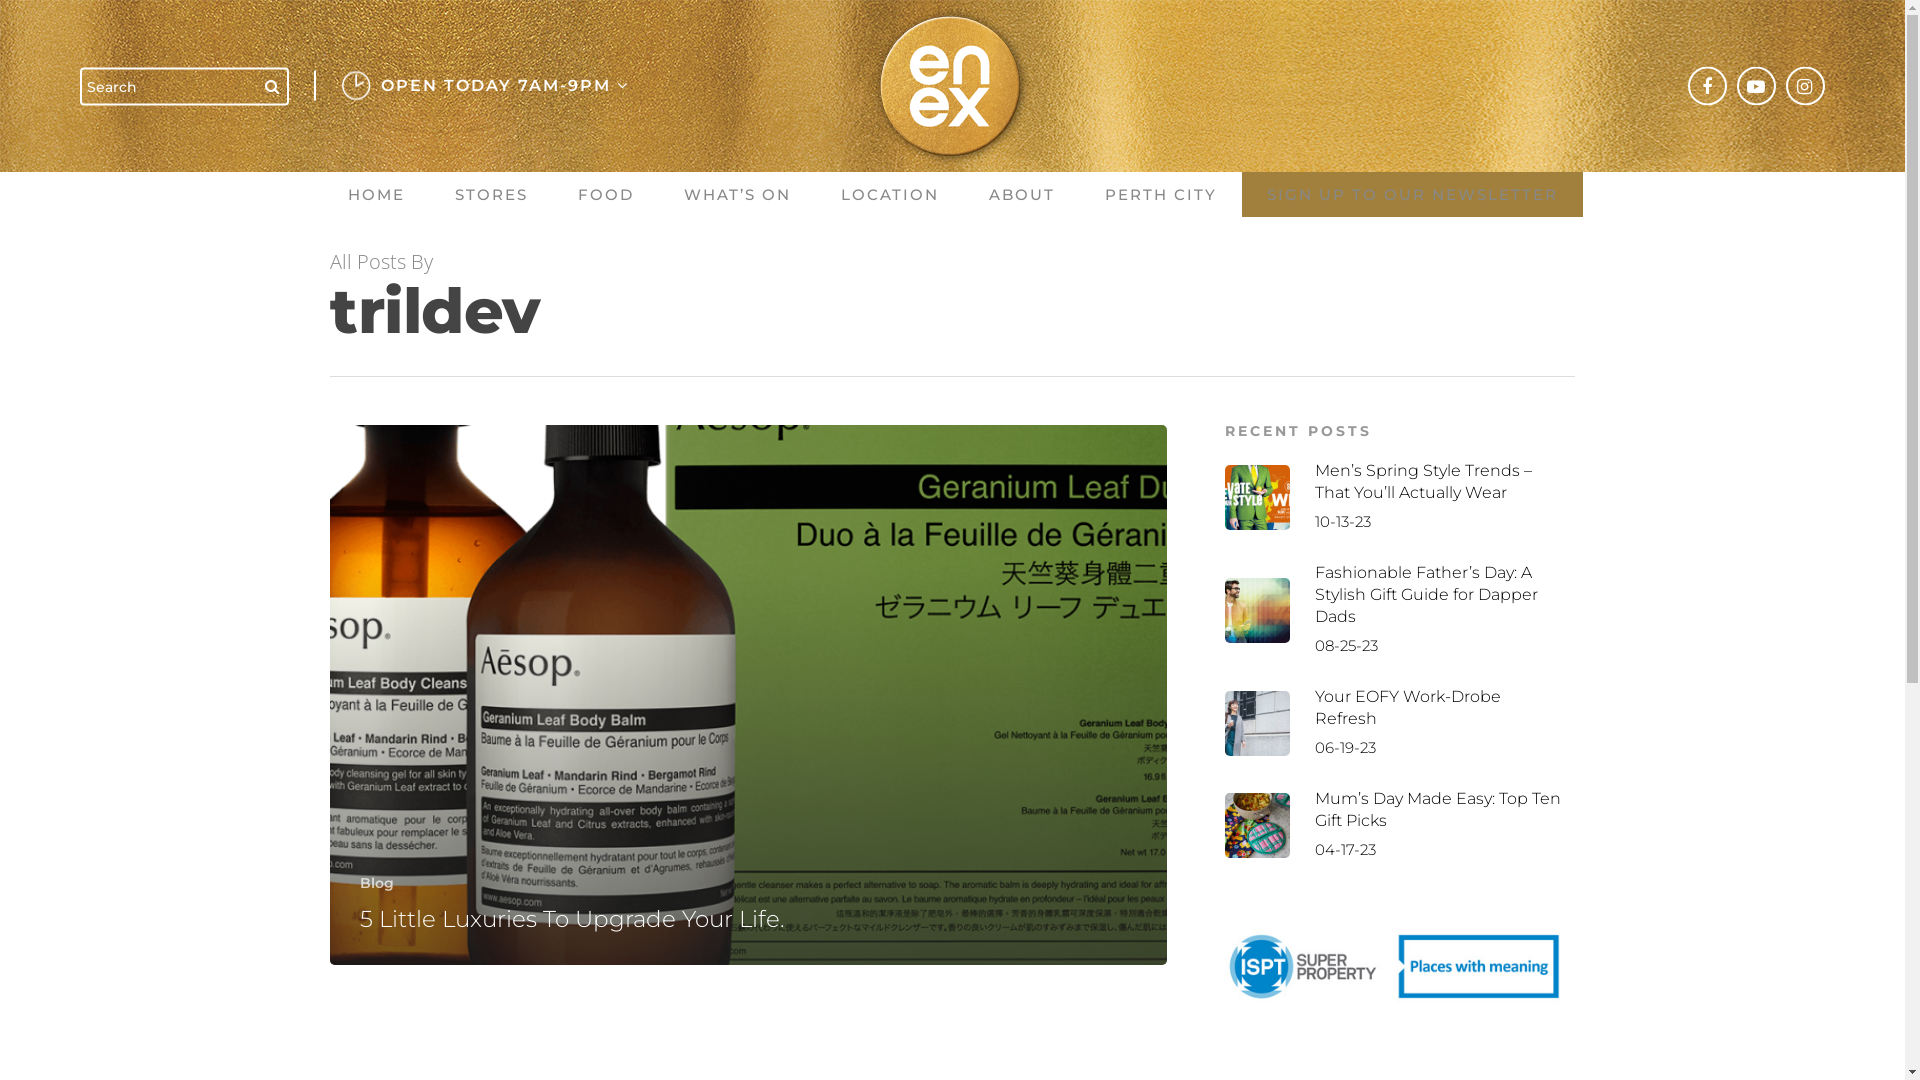  What do you see at coordinates (377, 882) in the screenshot?
I see `'Blog'` at bounding box center [377, 882].